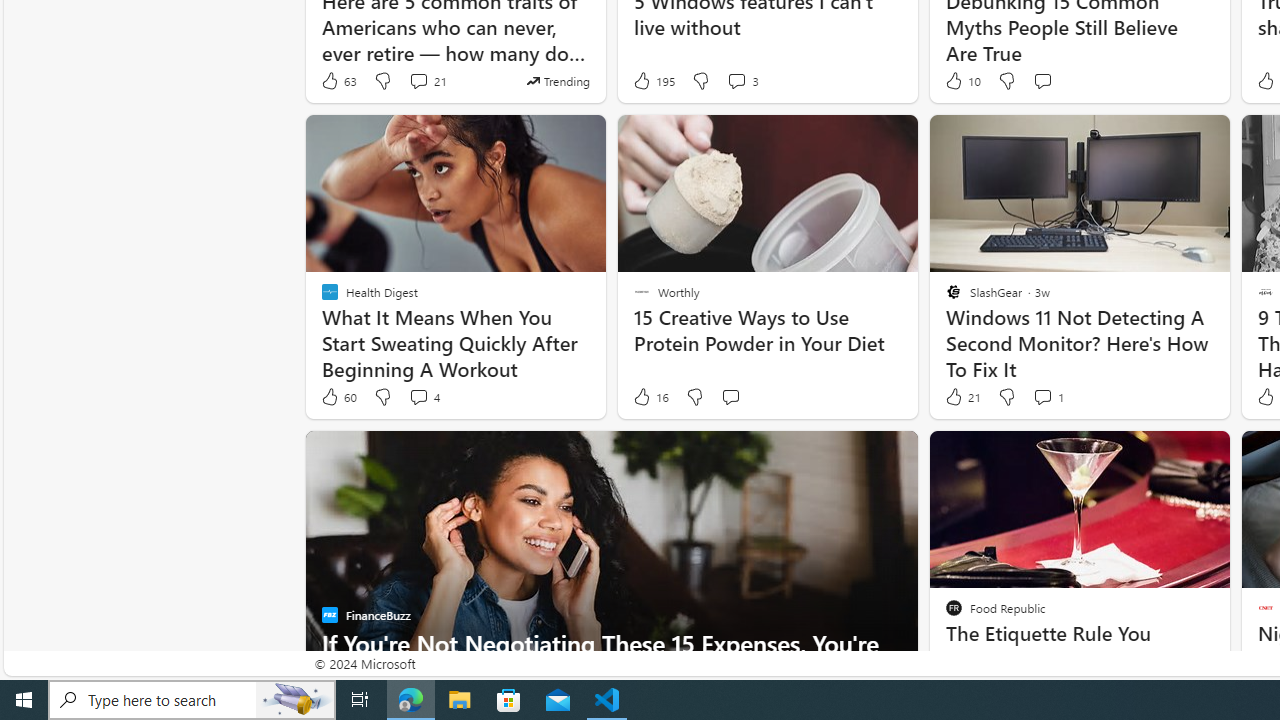  What do you see at coordinates (558, 80) in the screenshot?
I see `'This story is trending'` at bounding box center [558, 80].